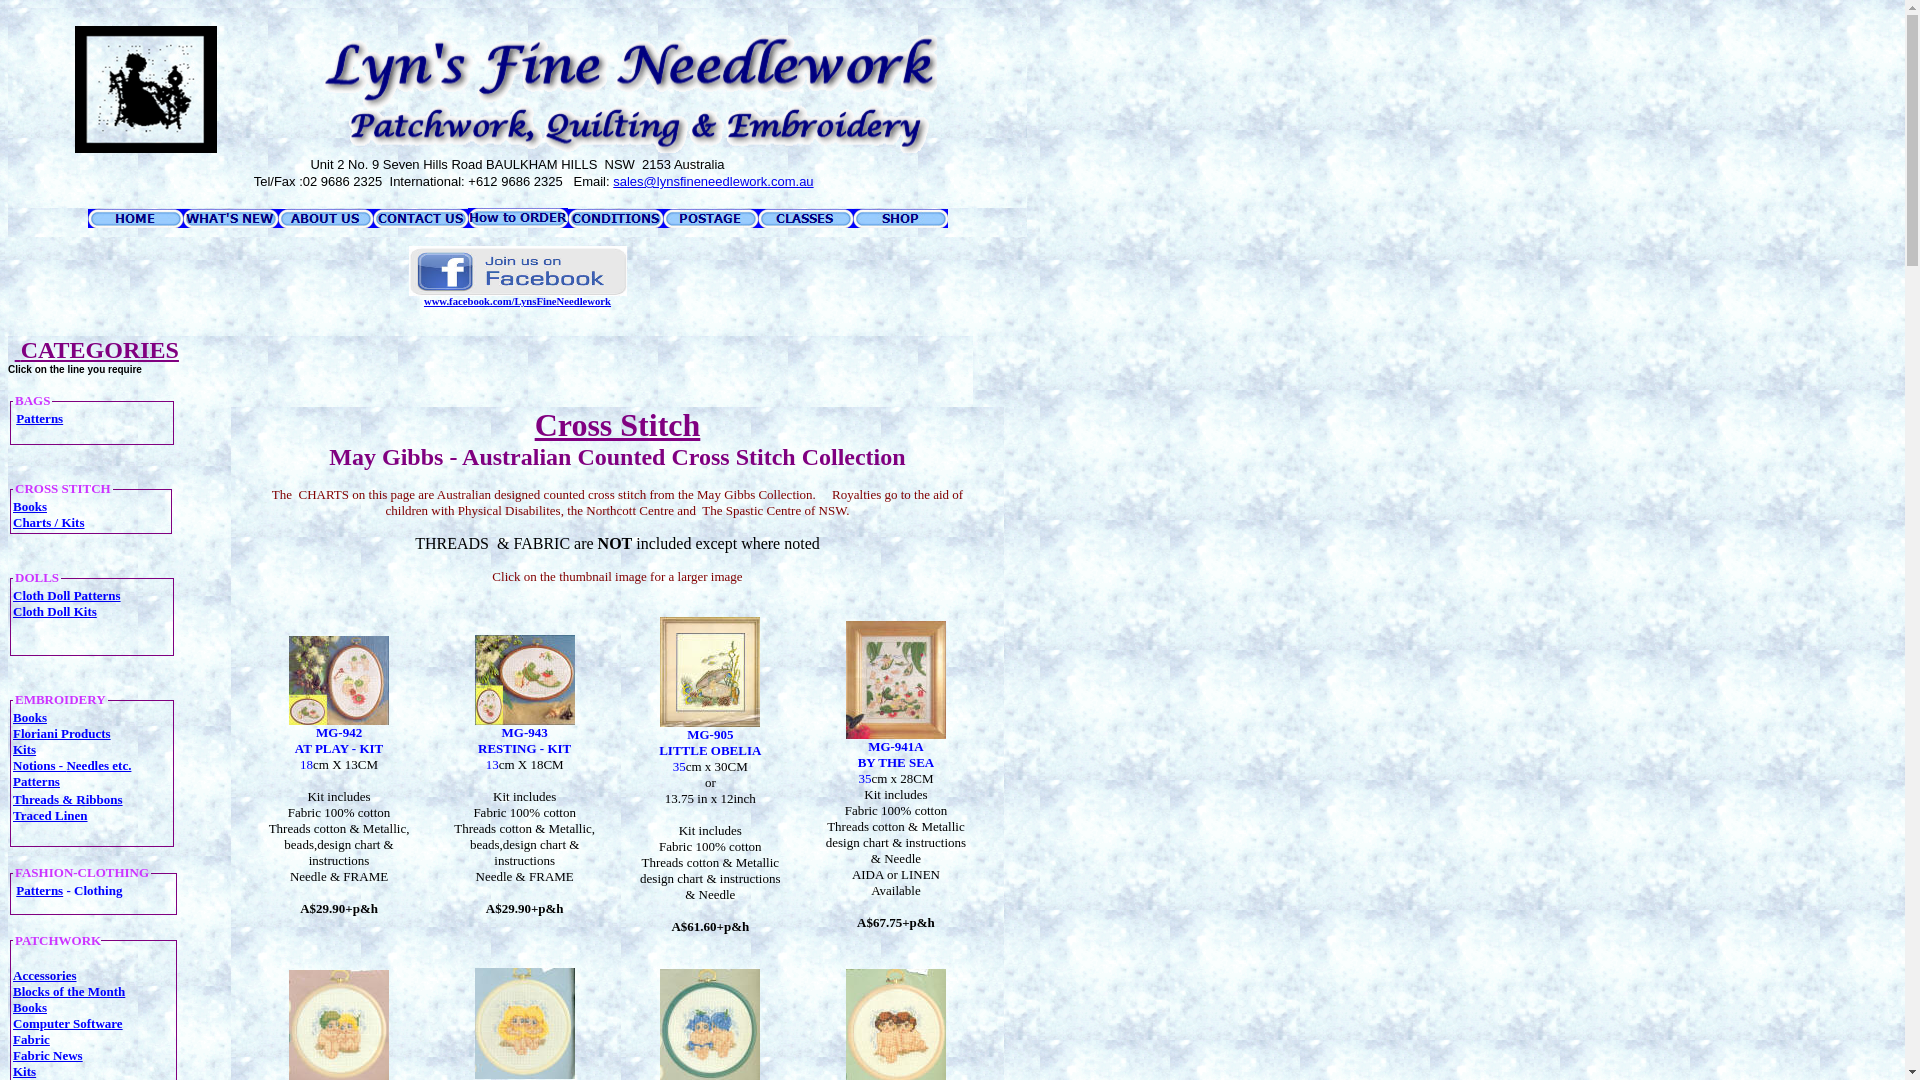  What do you see at coordinates (13, 716) in the screenshot?
I see `'Books'` at bounding box center [13, 716].